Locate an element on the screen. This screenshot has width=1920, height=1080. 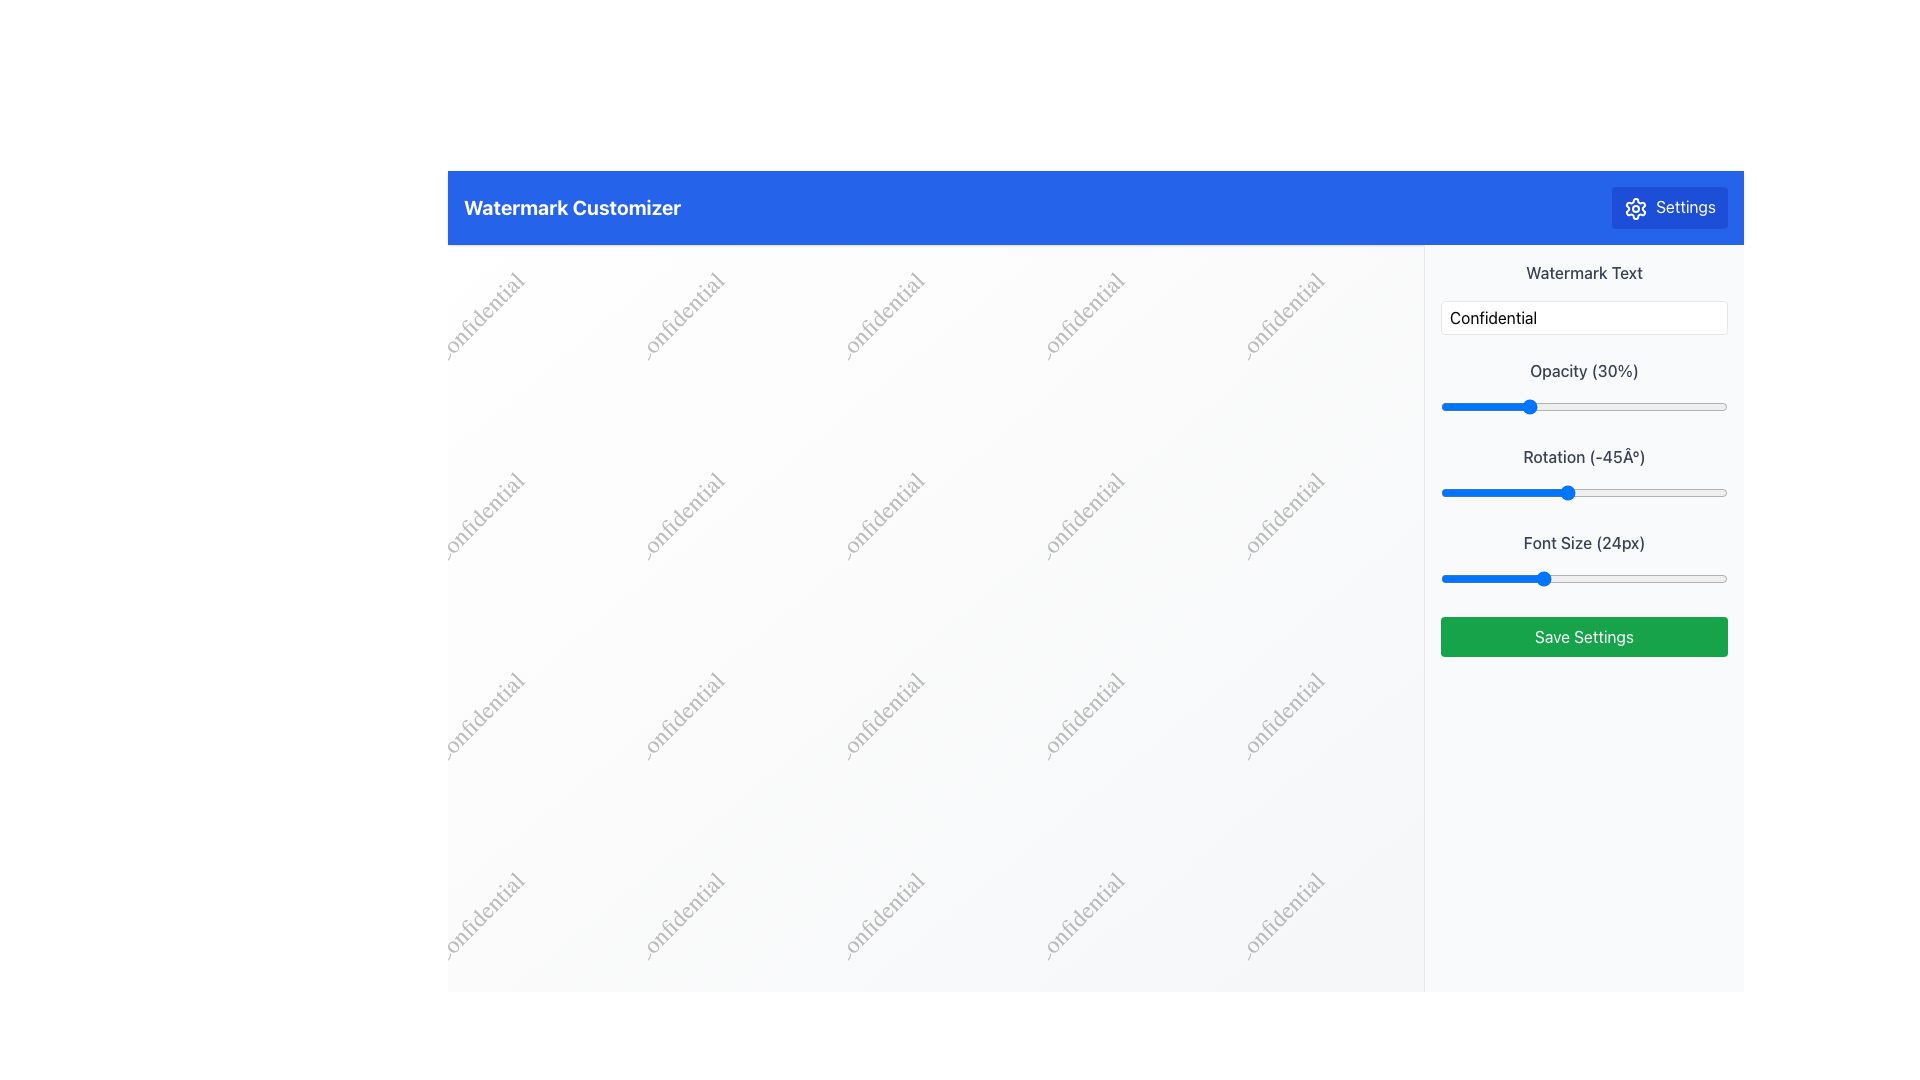
rotation is located at coordinates (1688, 492).